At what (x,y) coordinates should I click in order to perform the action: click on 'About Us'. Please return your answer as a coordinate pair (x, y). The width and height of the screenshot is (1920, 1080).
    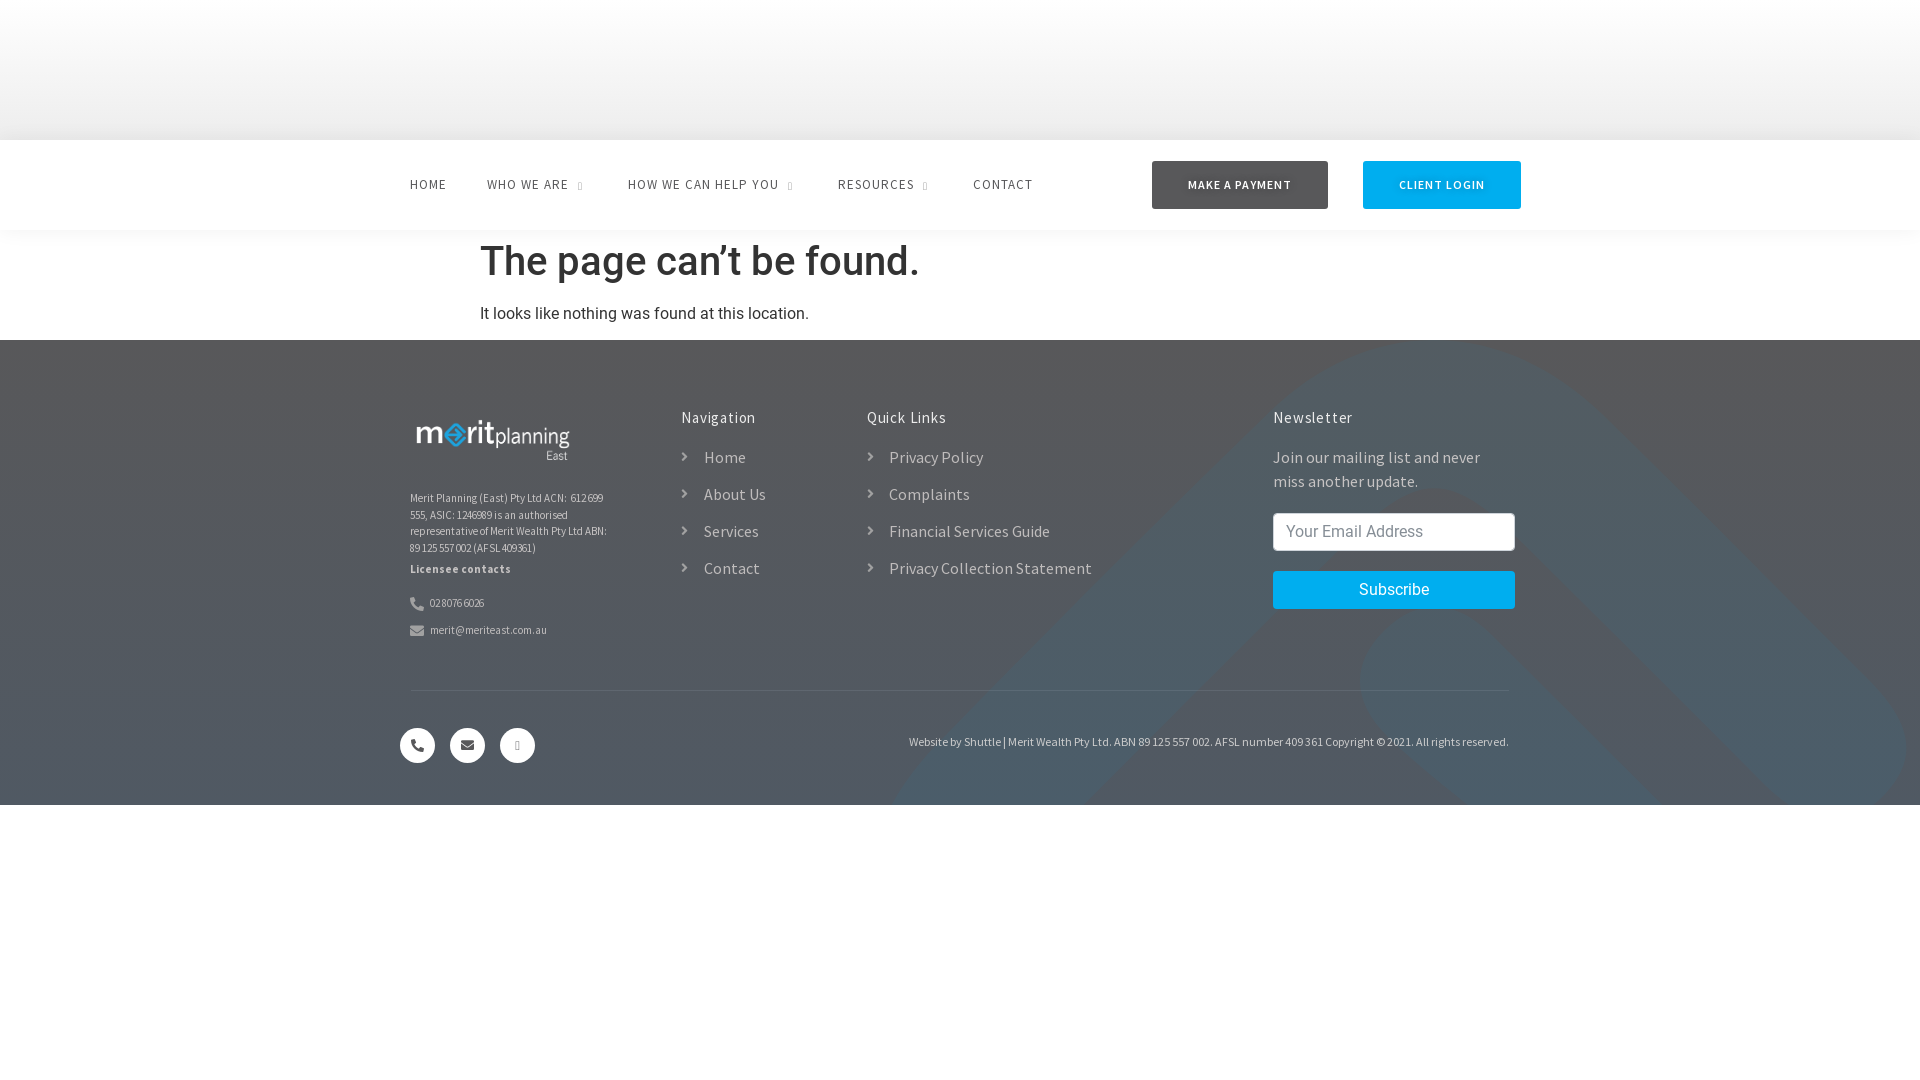
    Looking at the image, I should click on (762, 493).